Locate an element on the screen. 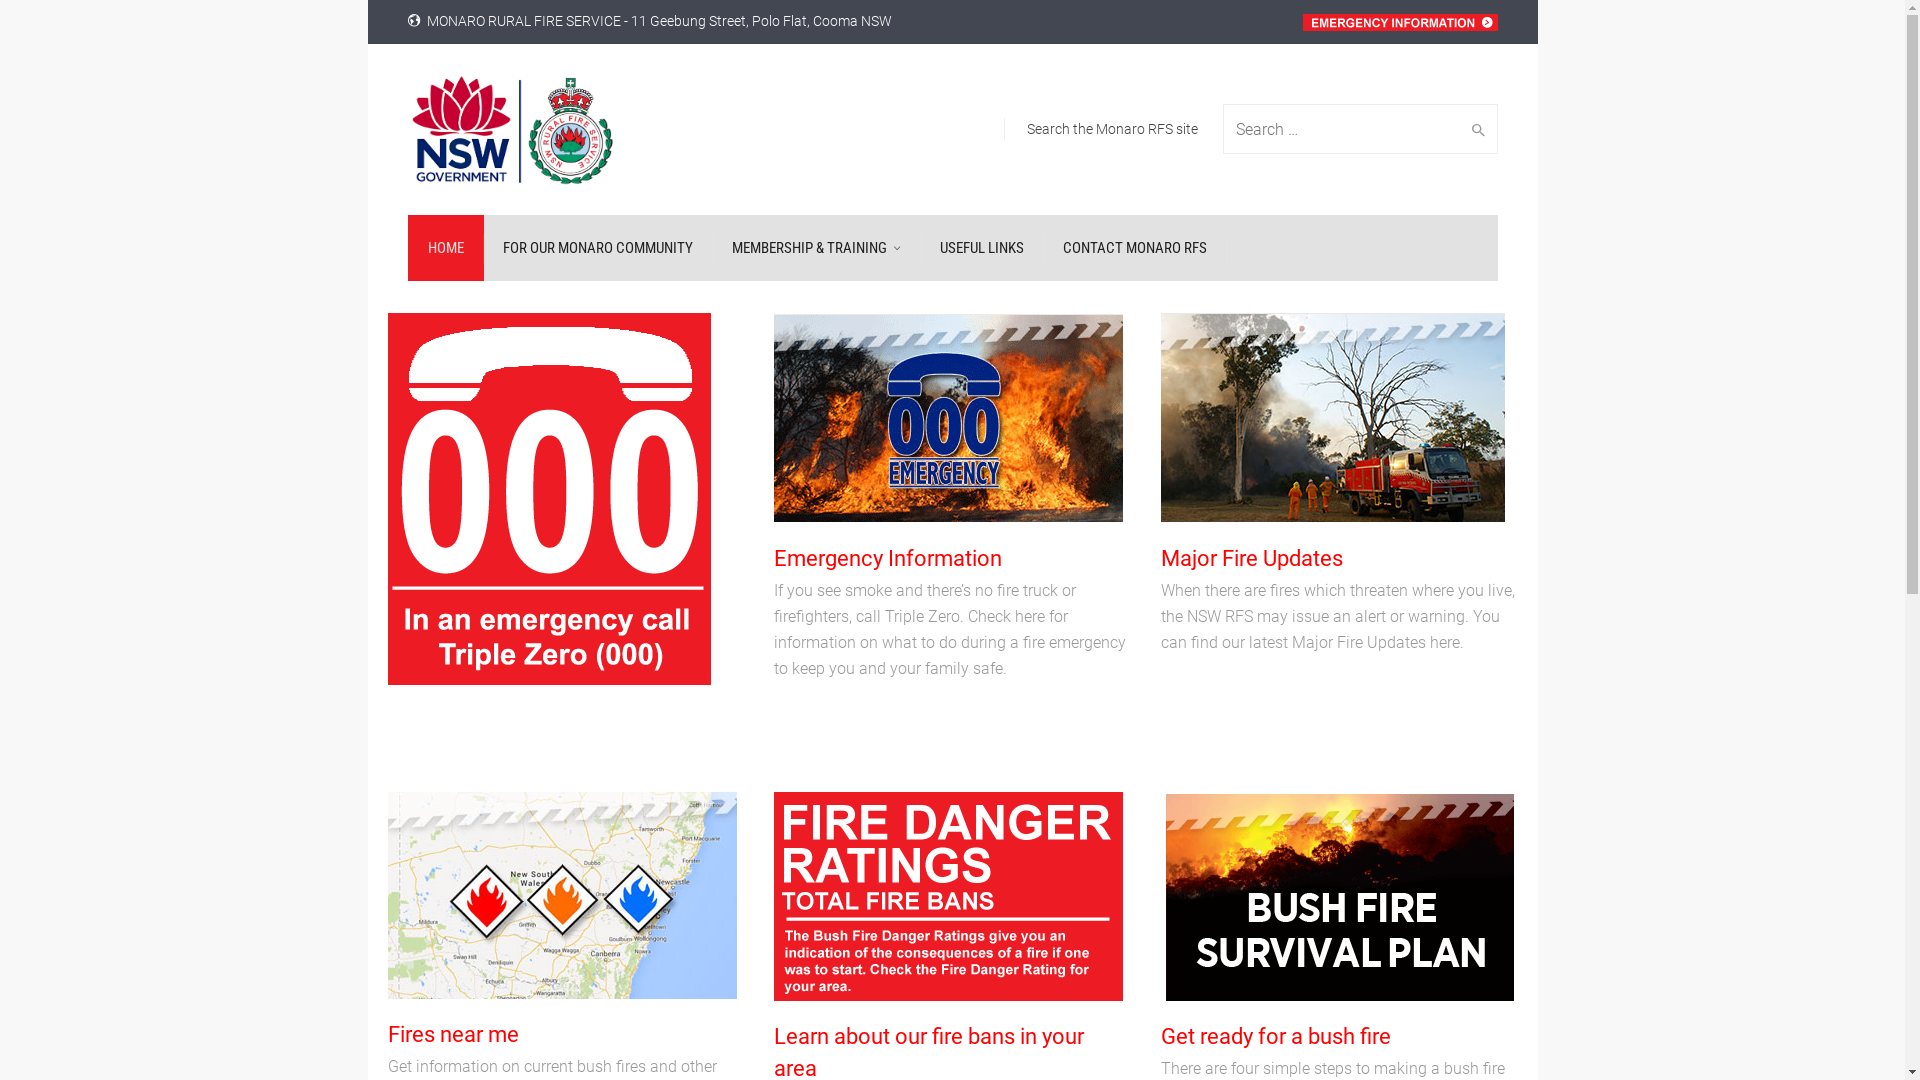 The height and width of the screenshot is (1080, 1920). 'BFSP_contentbox' is located at coordinates (1339, 895).